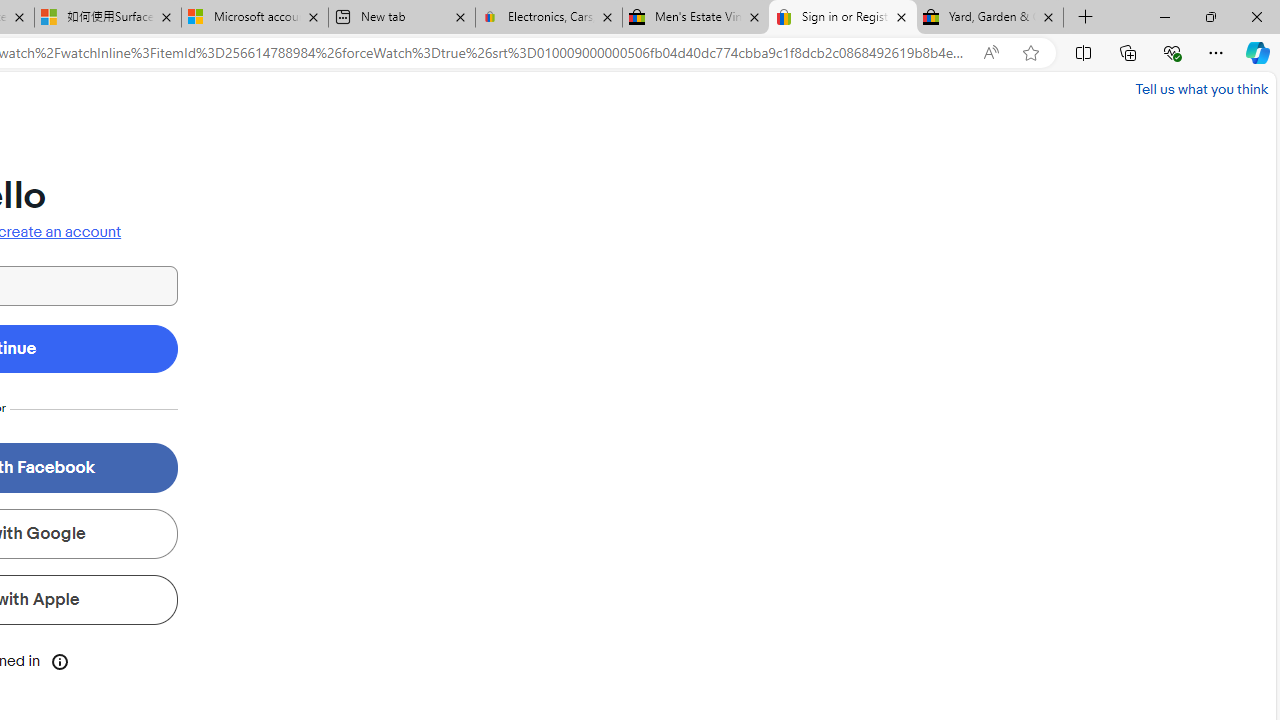 This screenshot has height=720, width=1280. I want to click on 'Tell us what you think - Link opens in a new window', so click(1200, 88).